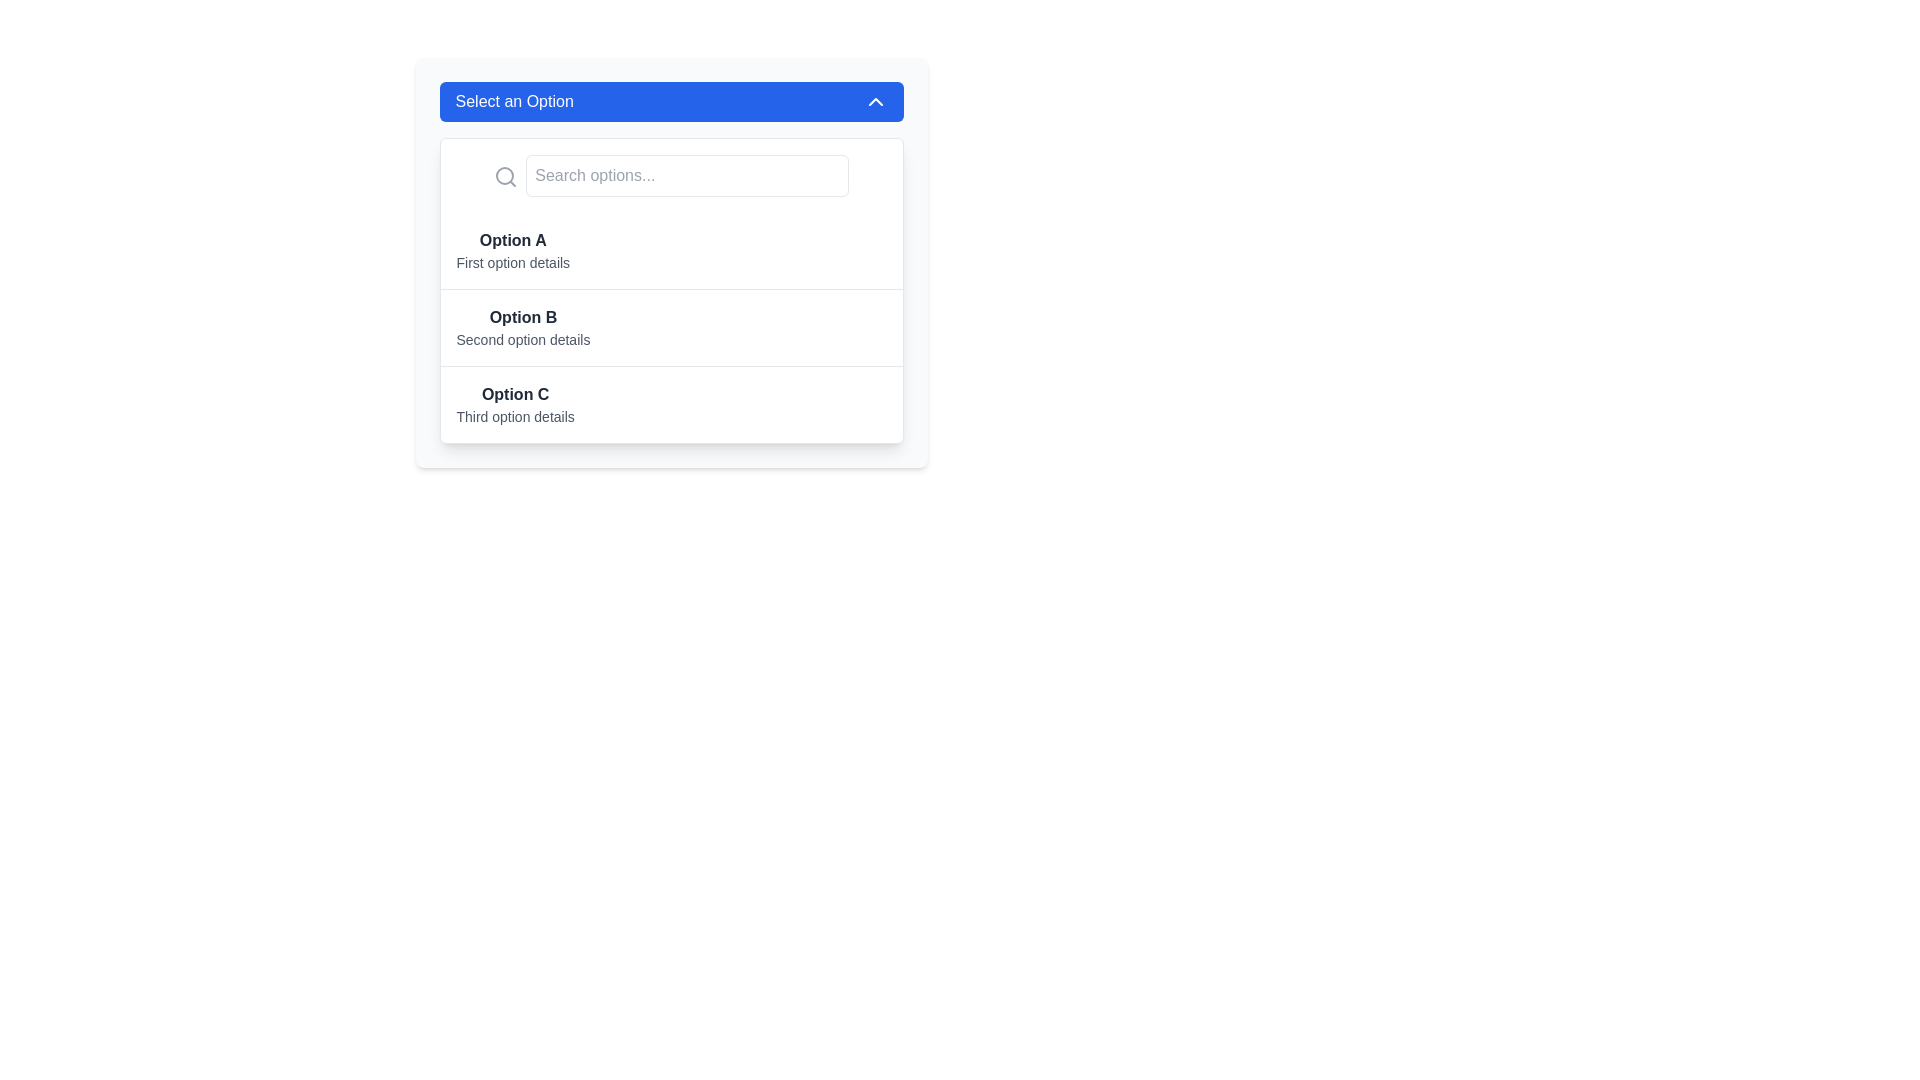  I want to click on the 'Option C' entry in the dropdown menu, so click(515, 405).